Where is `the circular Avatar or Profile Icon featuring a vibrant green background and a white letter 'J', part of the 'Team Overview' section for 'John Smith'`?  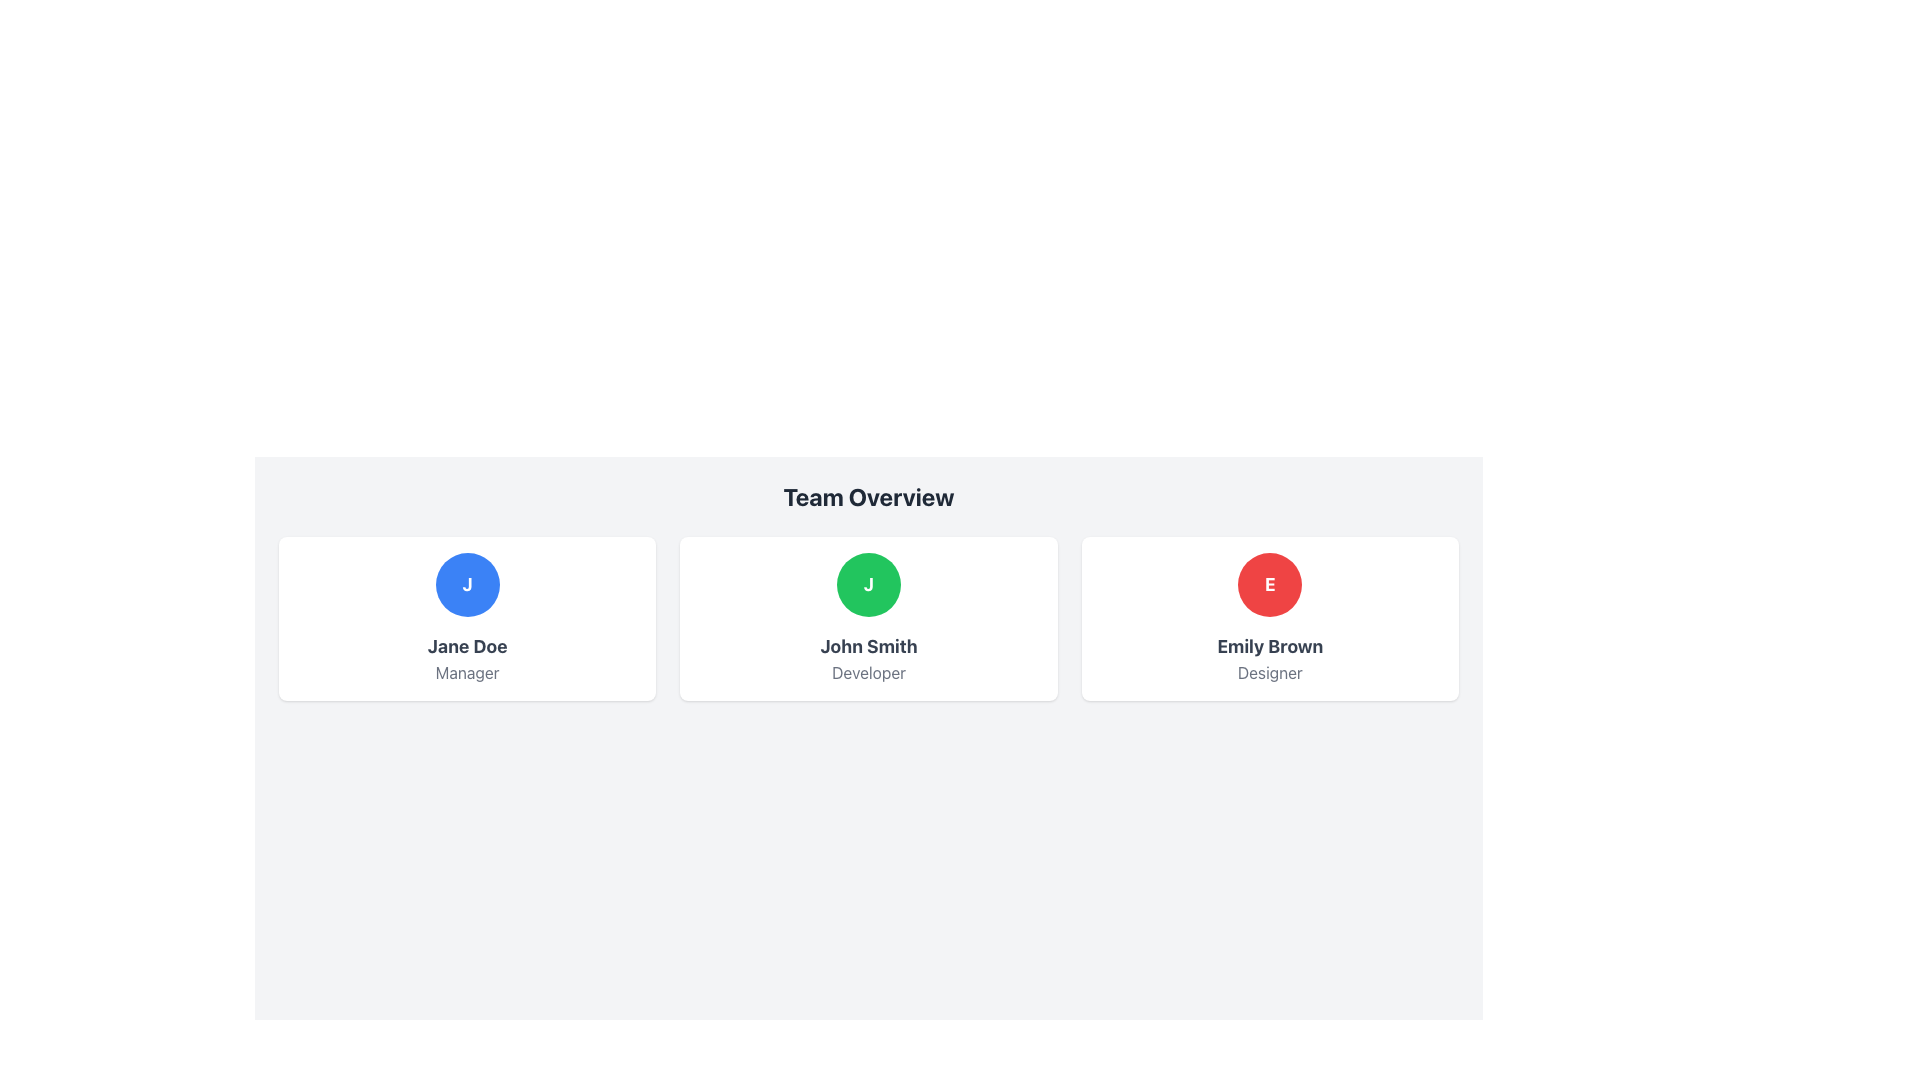 the circular Avatar or Profile Icon featuring a vibrant green background and a white letter 'J', part of the 'Team Overview' section for 'John Smith' is located at coordinates (868, 585).